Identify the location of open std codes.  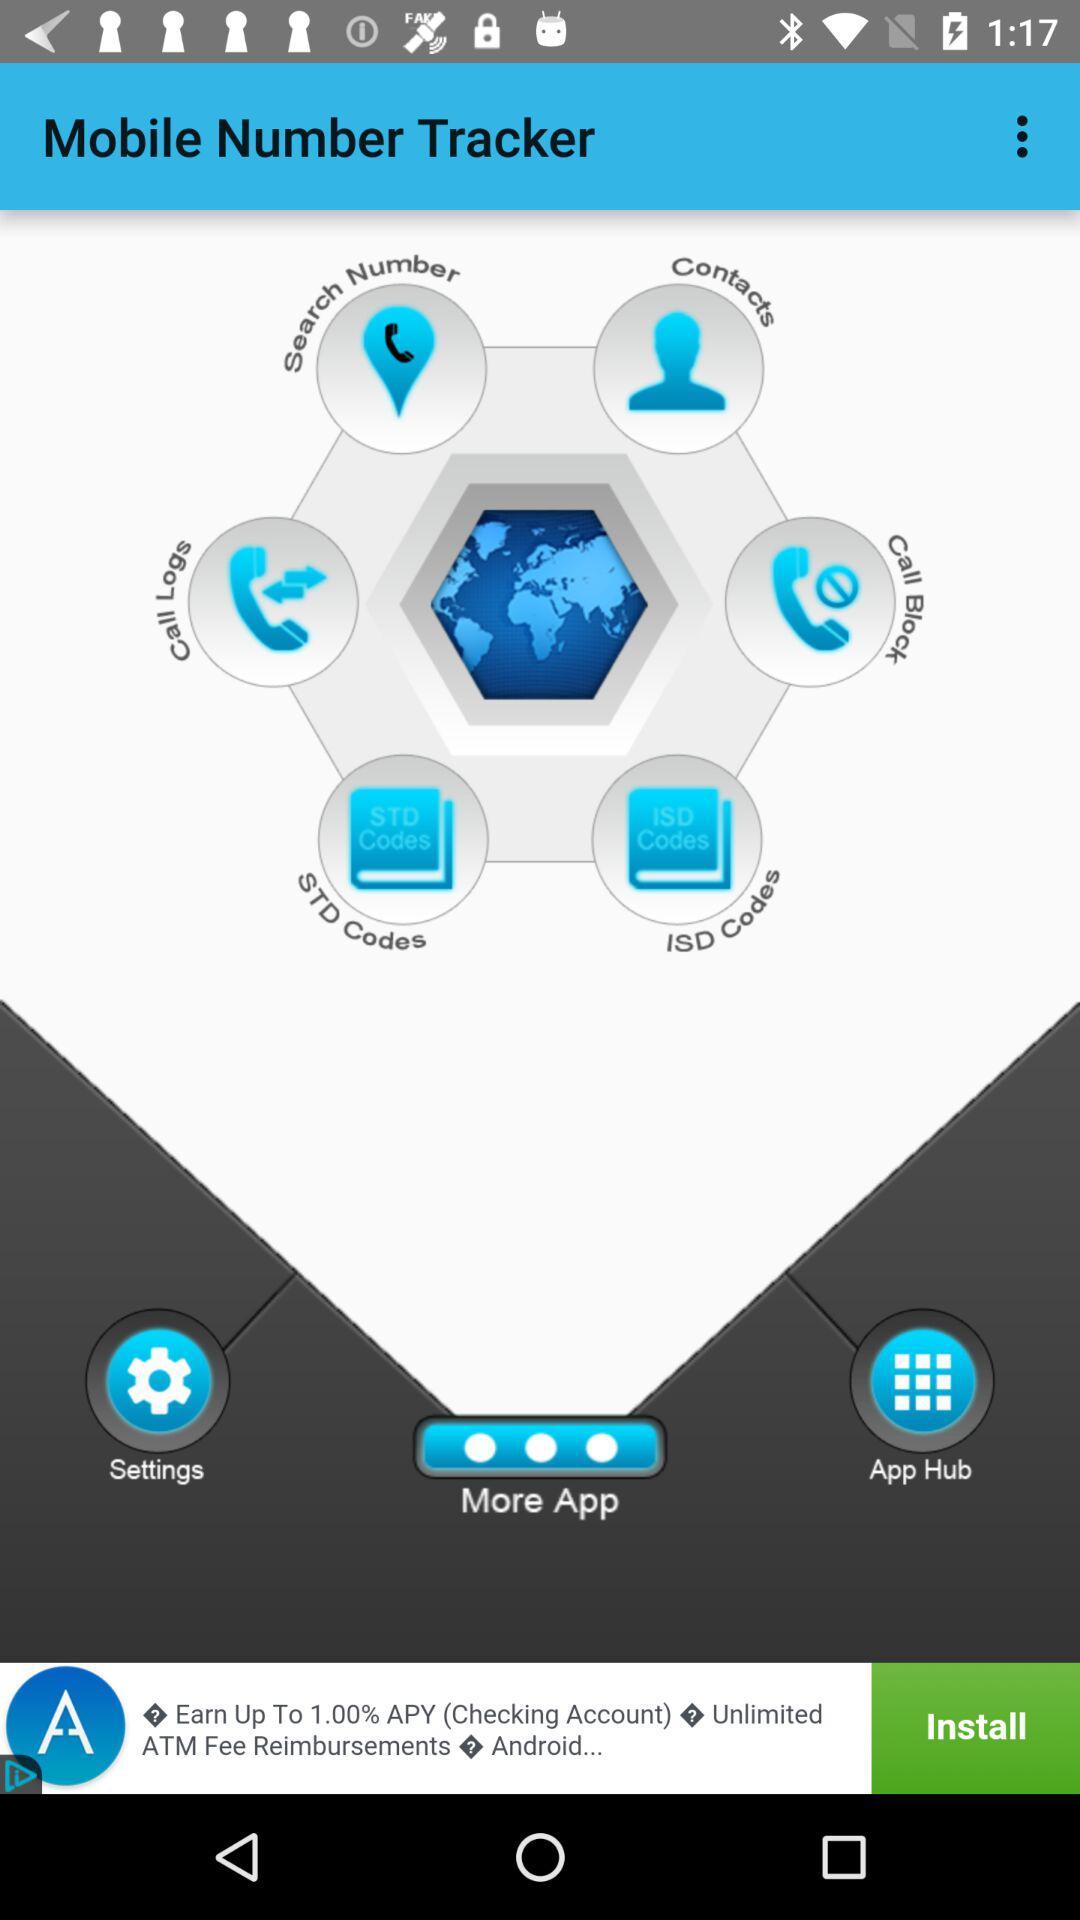
(400, 840).